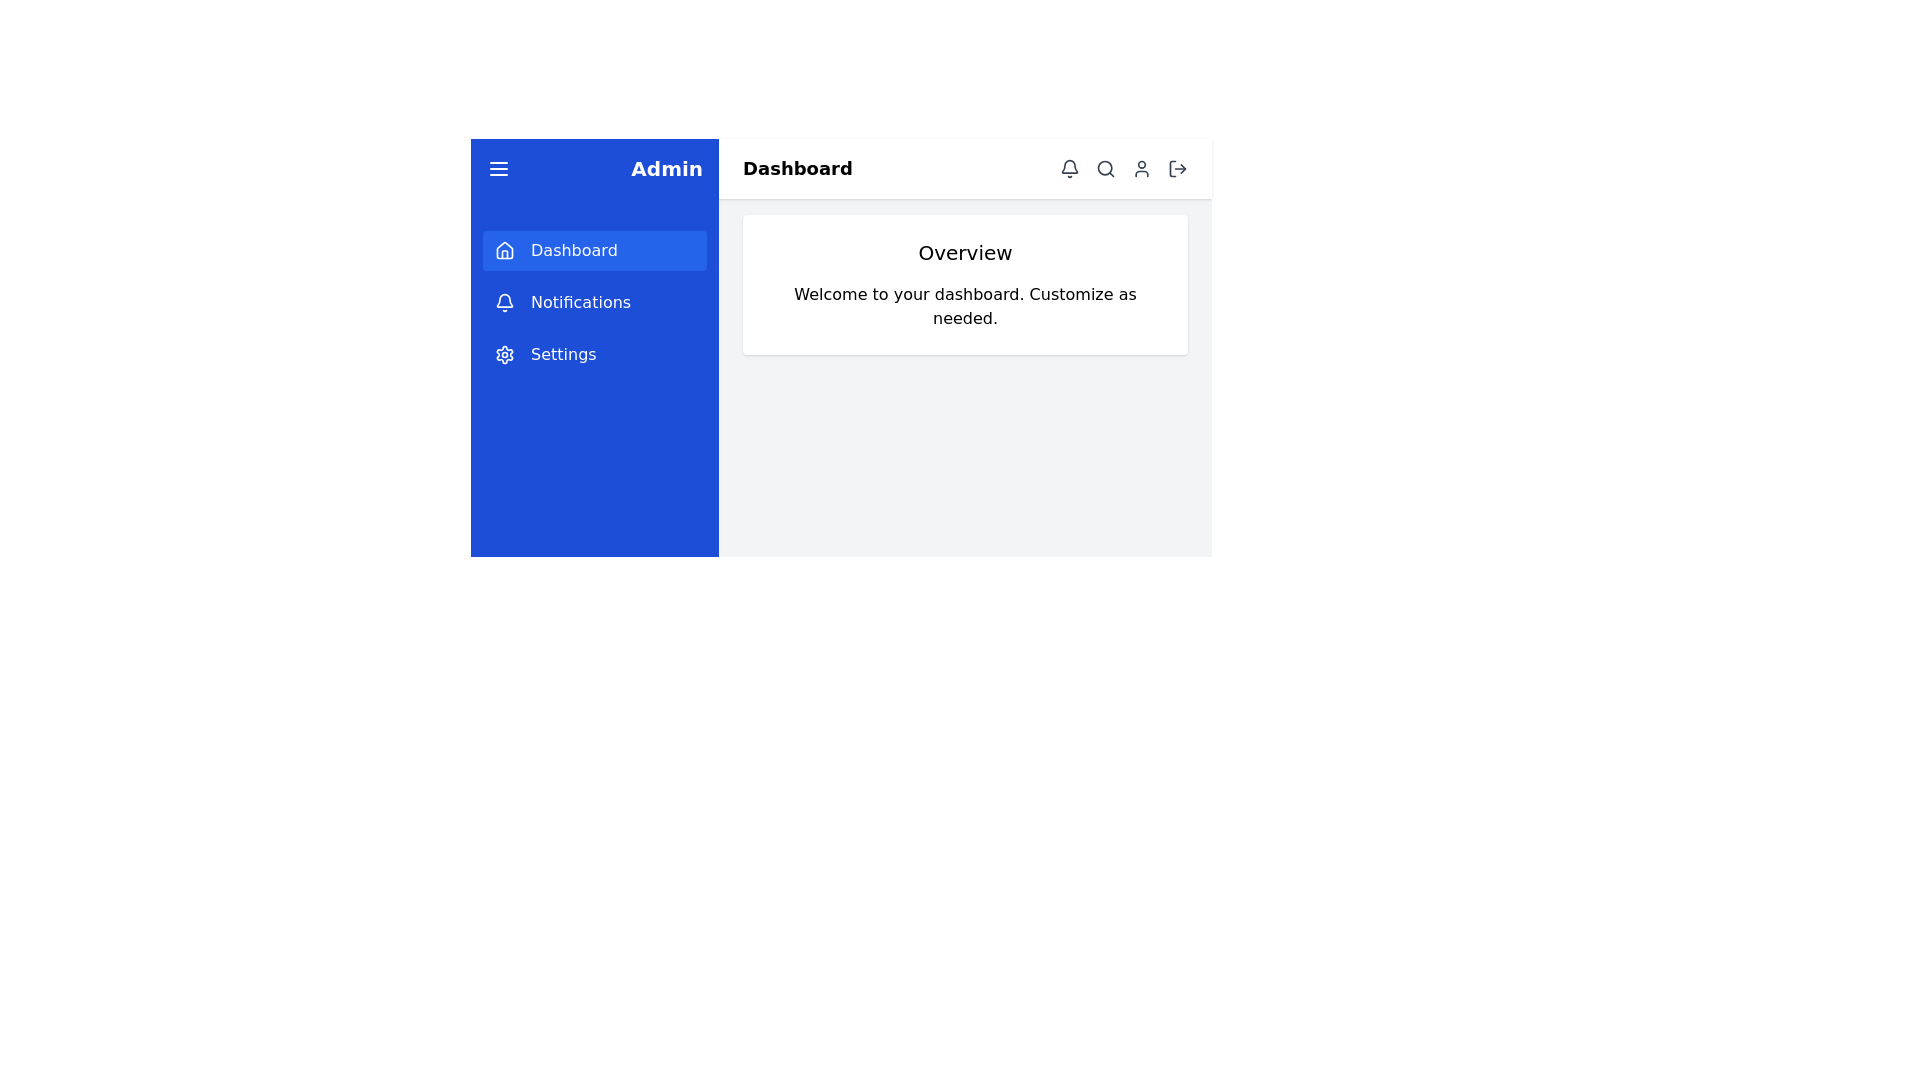  I want to click on the hamburger icon button on the far left side of the header section, so click(499, 168).